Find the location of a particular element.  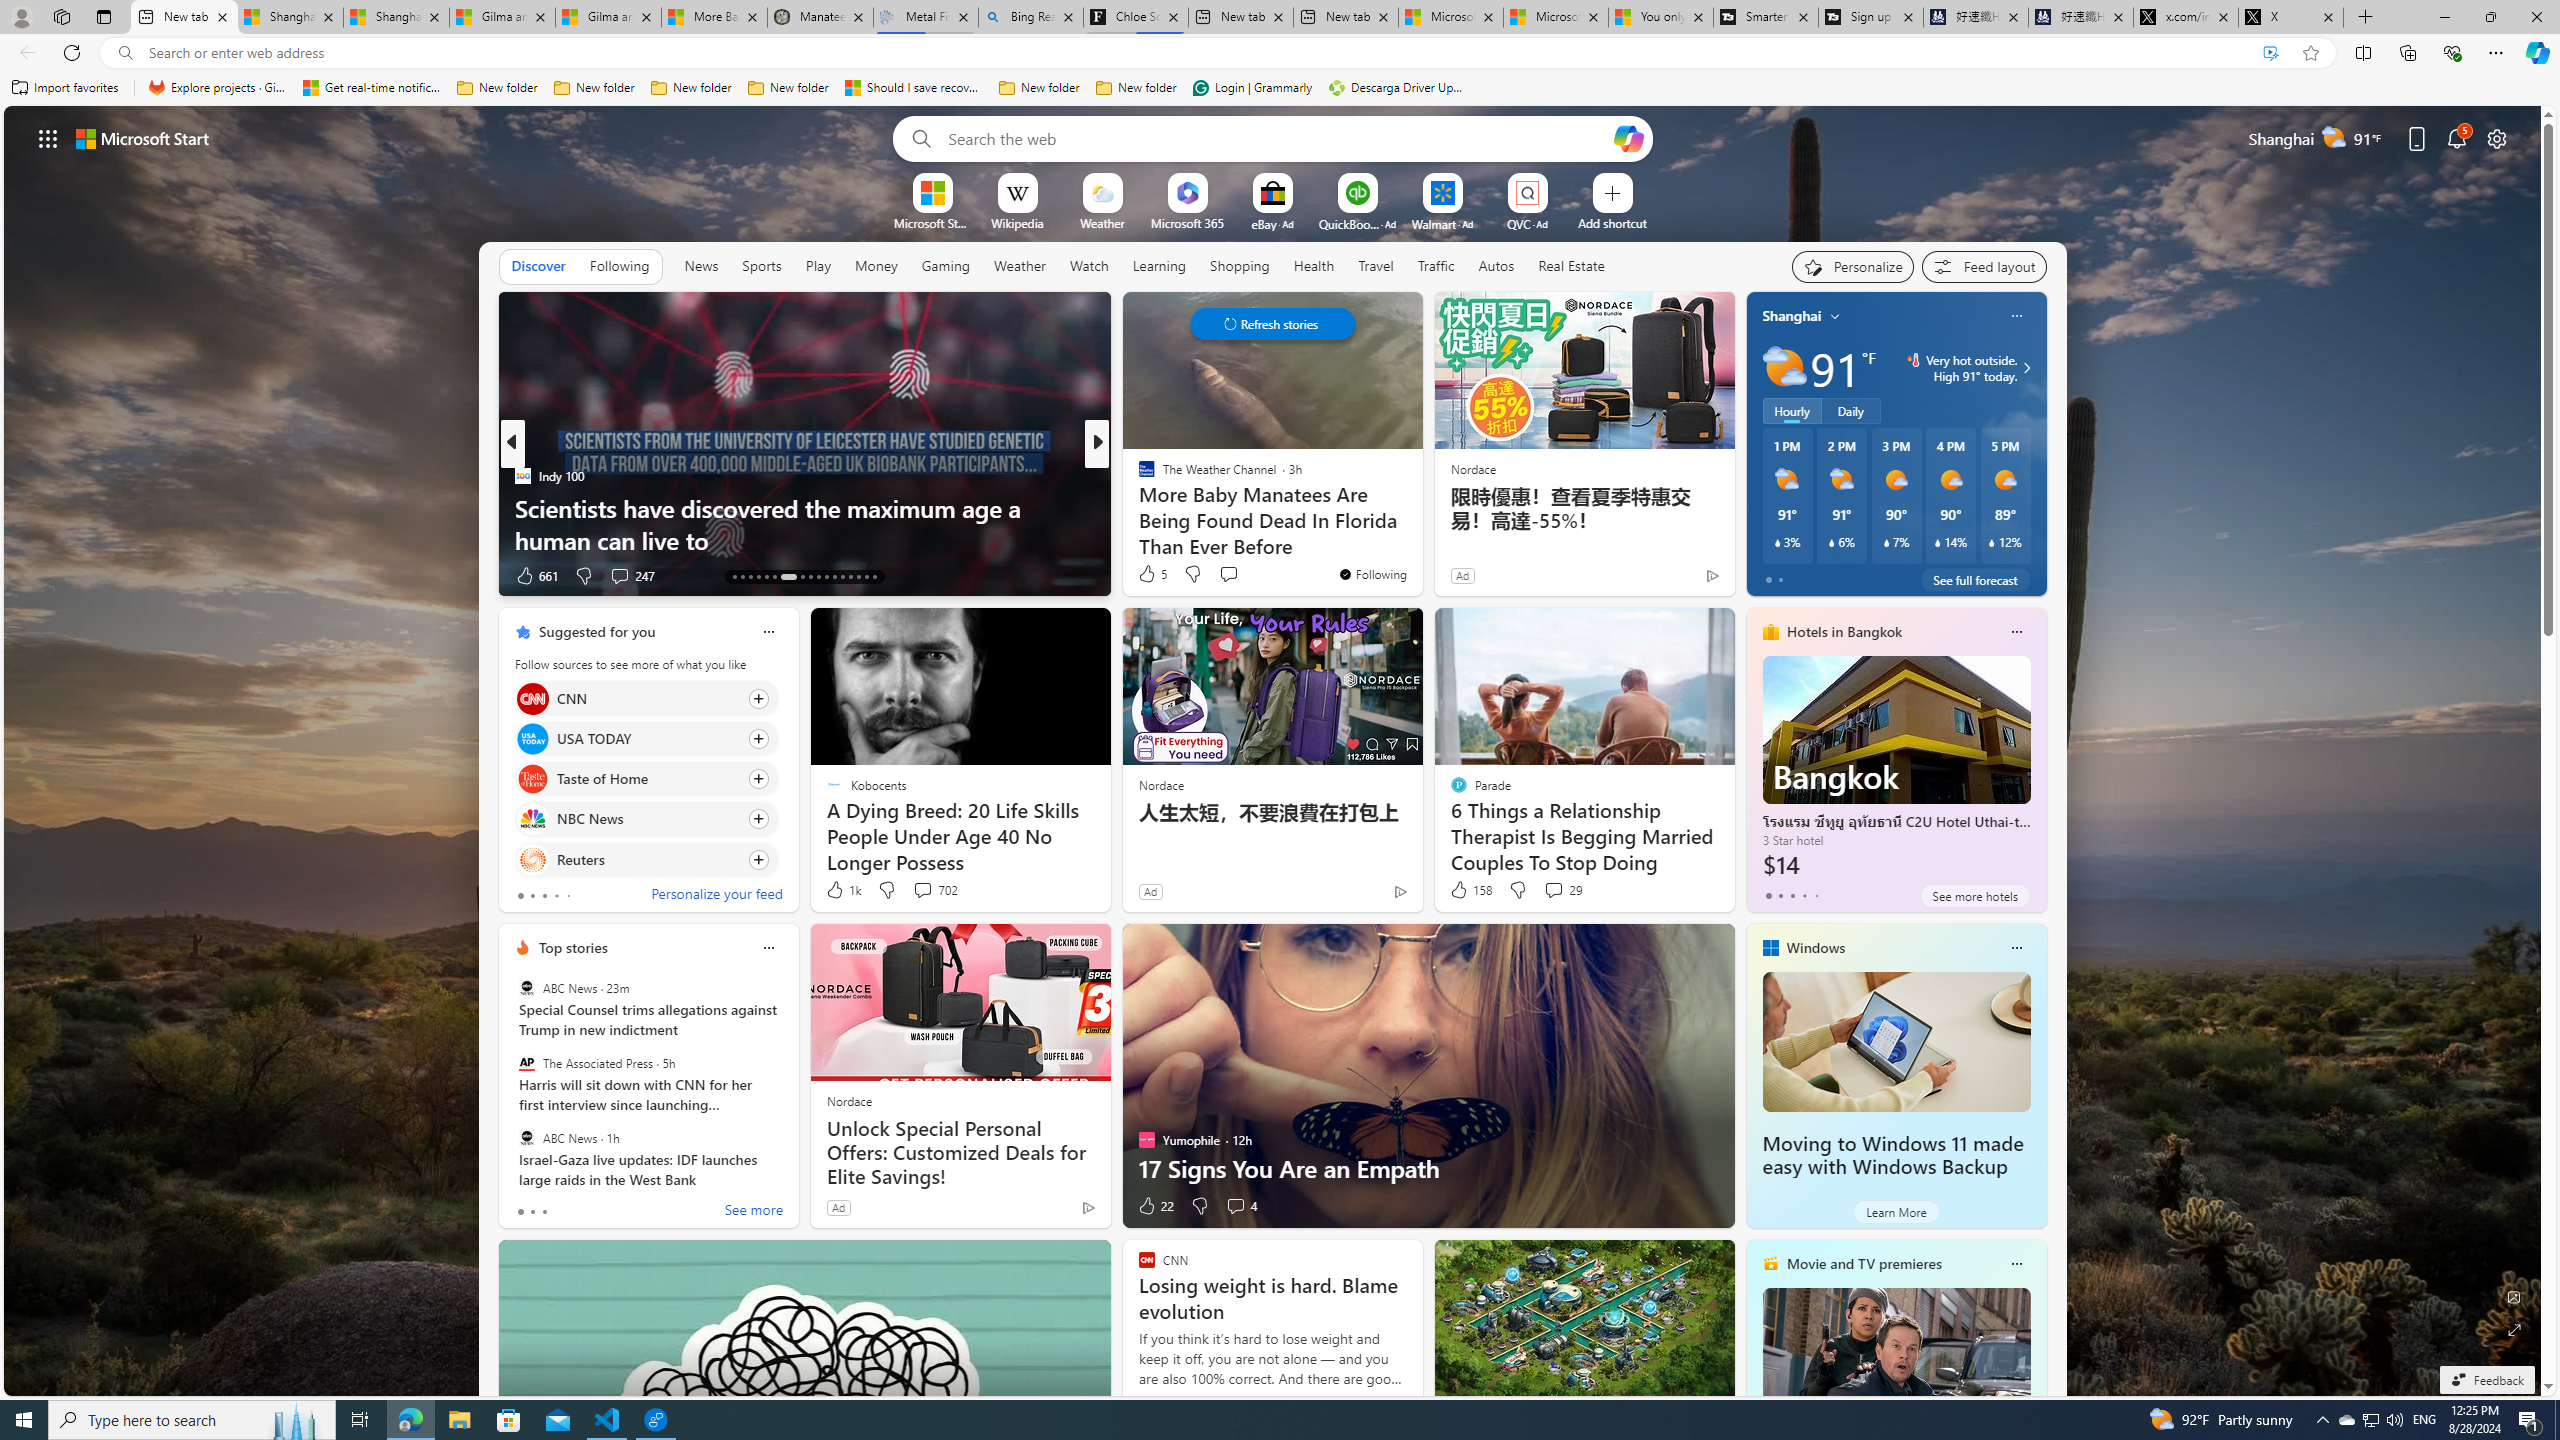

'See full forecast' is located at coordinates (1974, 578).